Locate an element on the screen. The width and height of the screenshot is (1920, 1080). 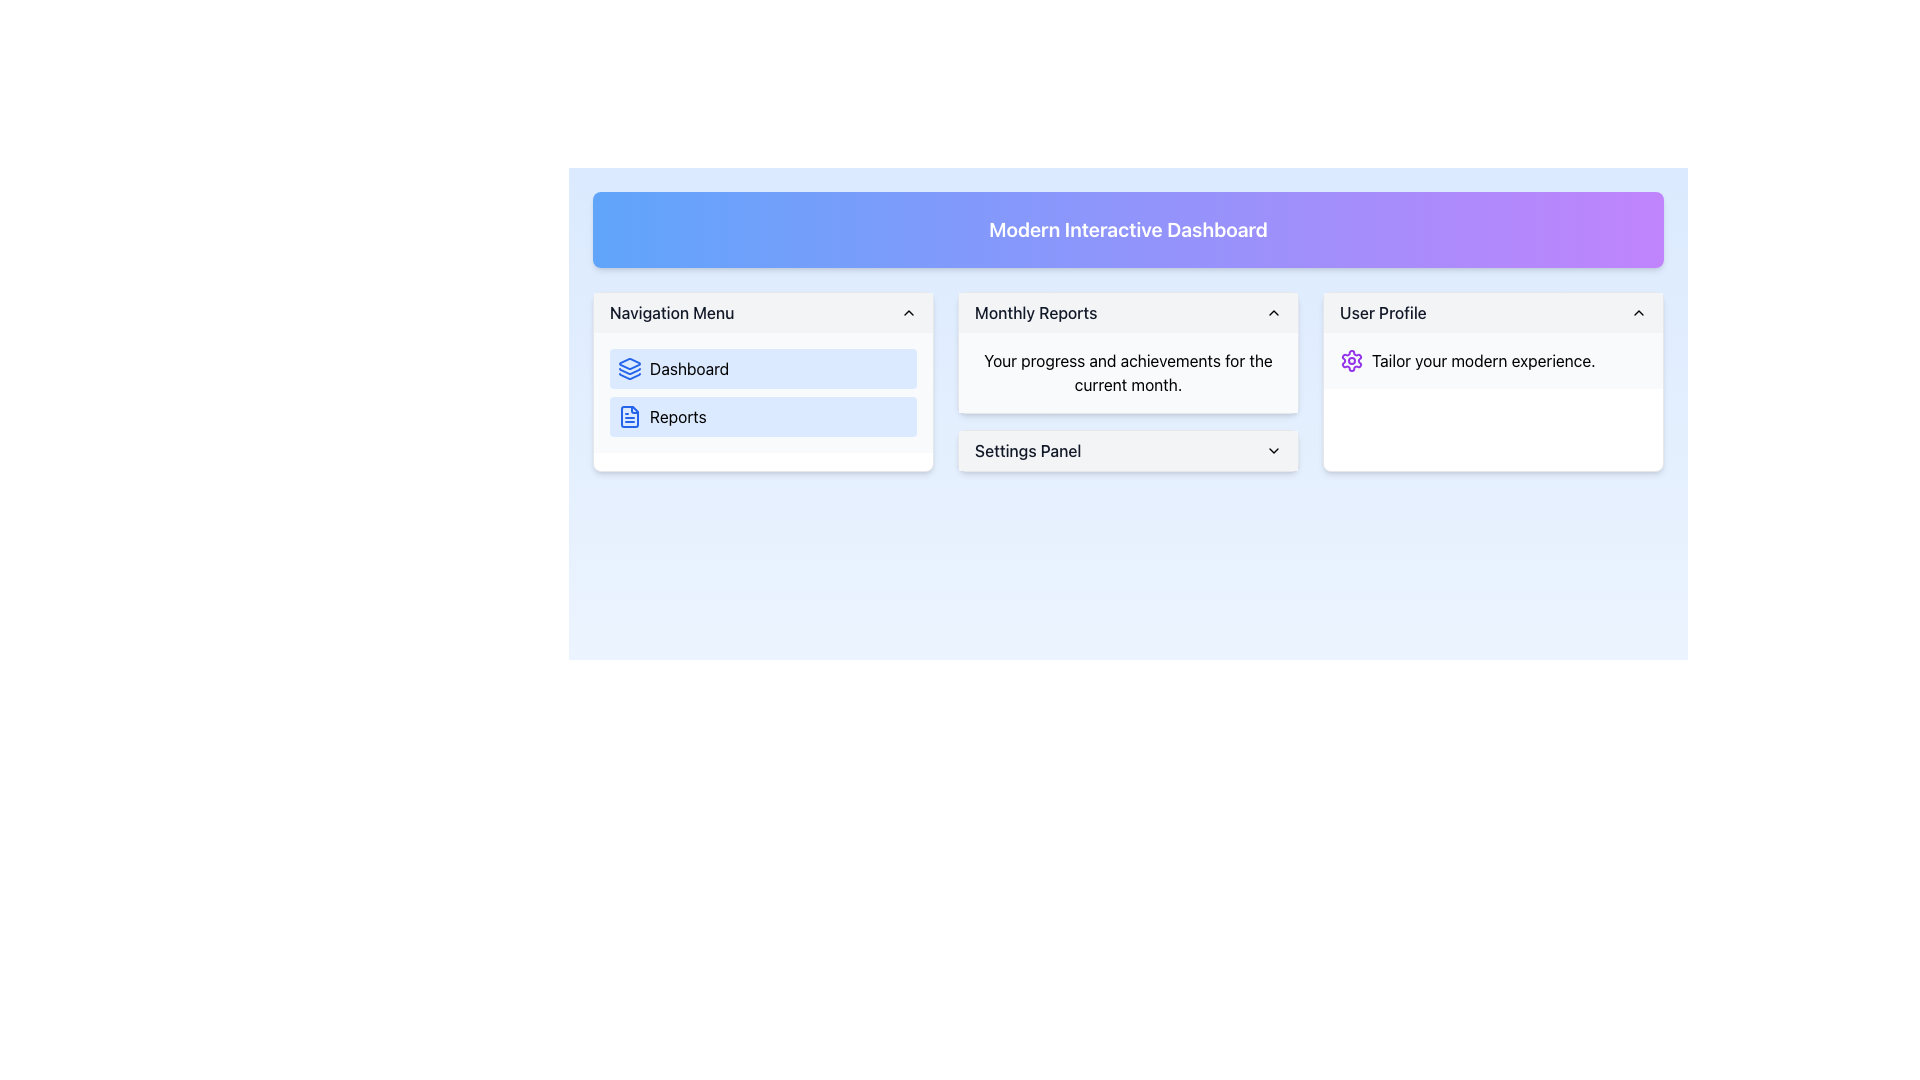
the 'User Profile' Card component located at the bottom-right of the interface is located at coordinates (1493, 381).